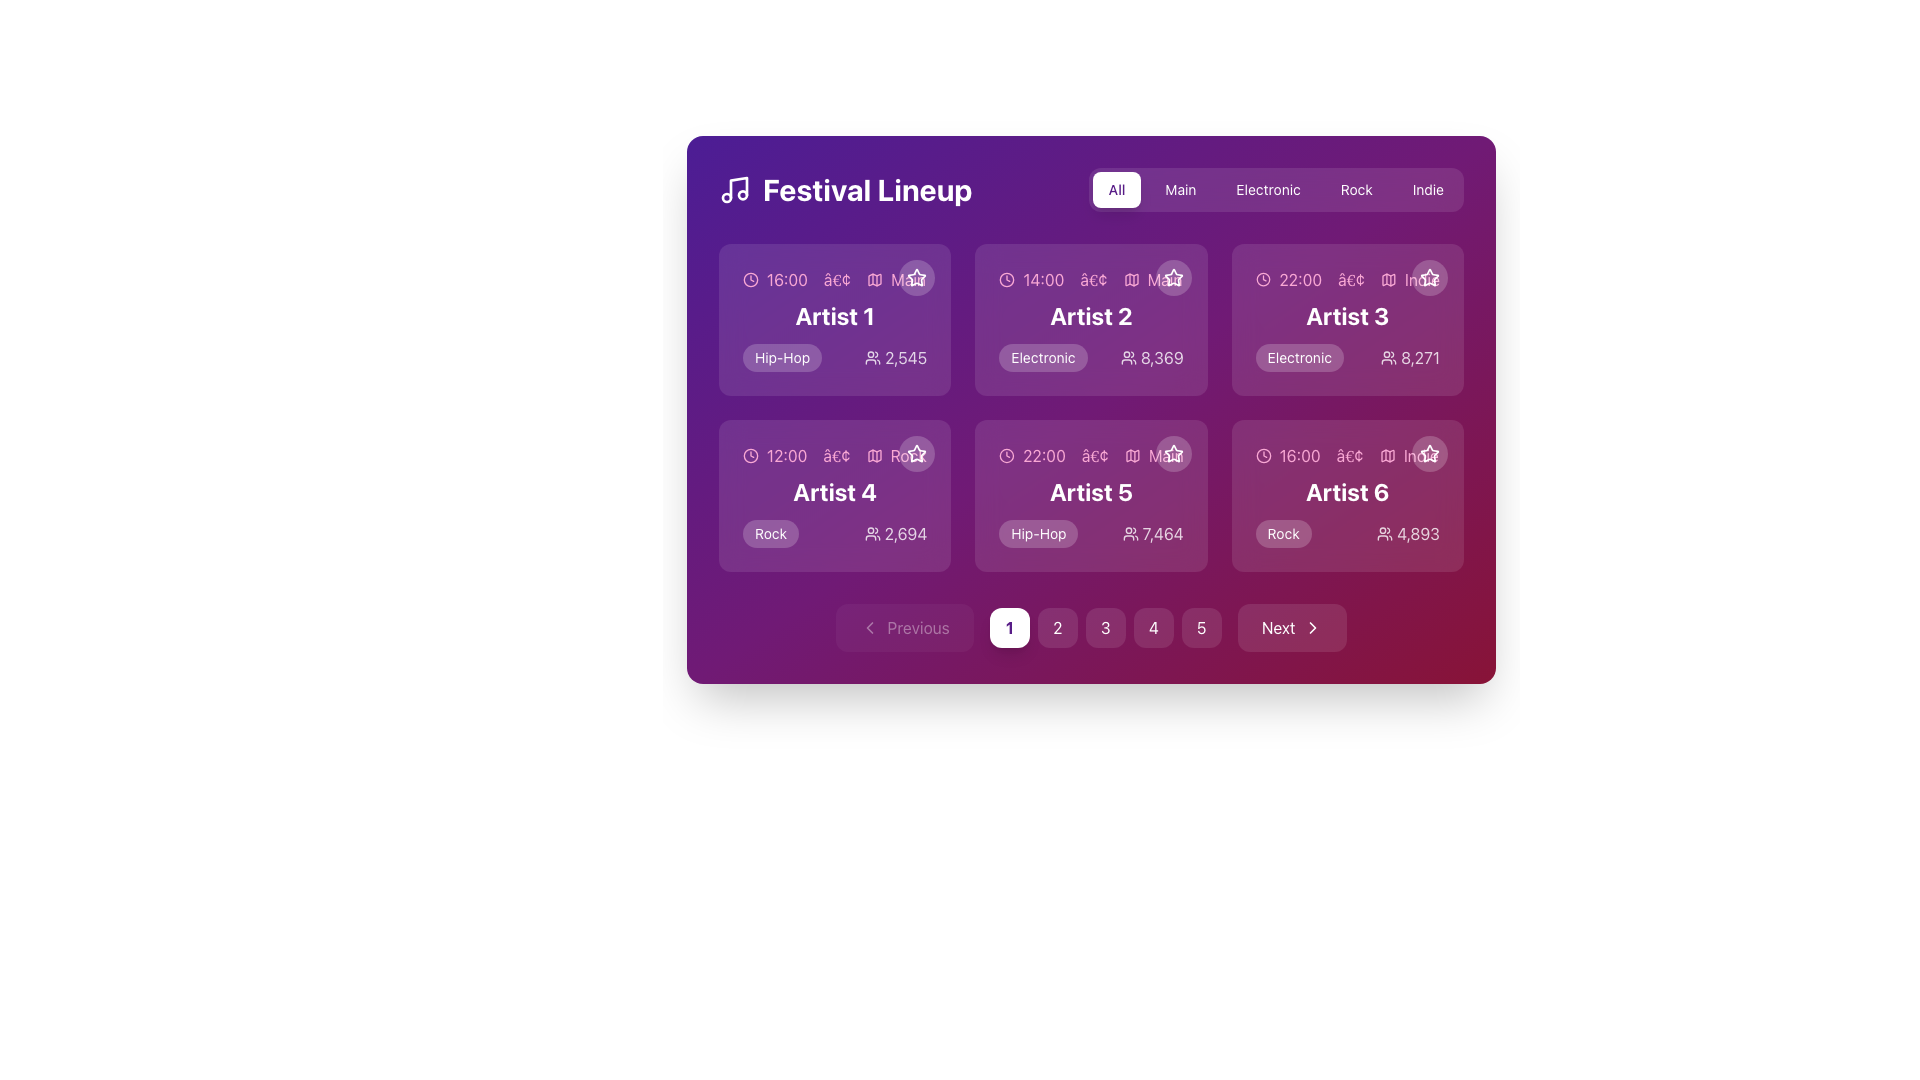 The width and height of the screenshot is (1920, 1080). What do you see at coordinates (1313, 627) in the screenshot?
I see `the chevron icon located at the far right of the 'Next' button in the pagination section` at bounding box center [1313, 627].